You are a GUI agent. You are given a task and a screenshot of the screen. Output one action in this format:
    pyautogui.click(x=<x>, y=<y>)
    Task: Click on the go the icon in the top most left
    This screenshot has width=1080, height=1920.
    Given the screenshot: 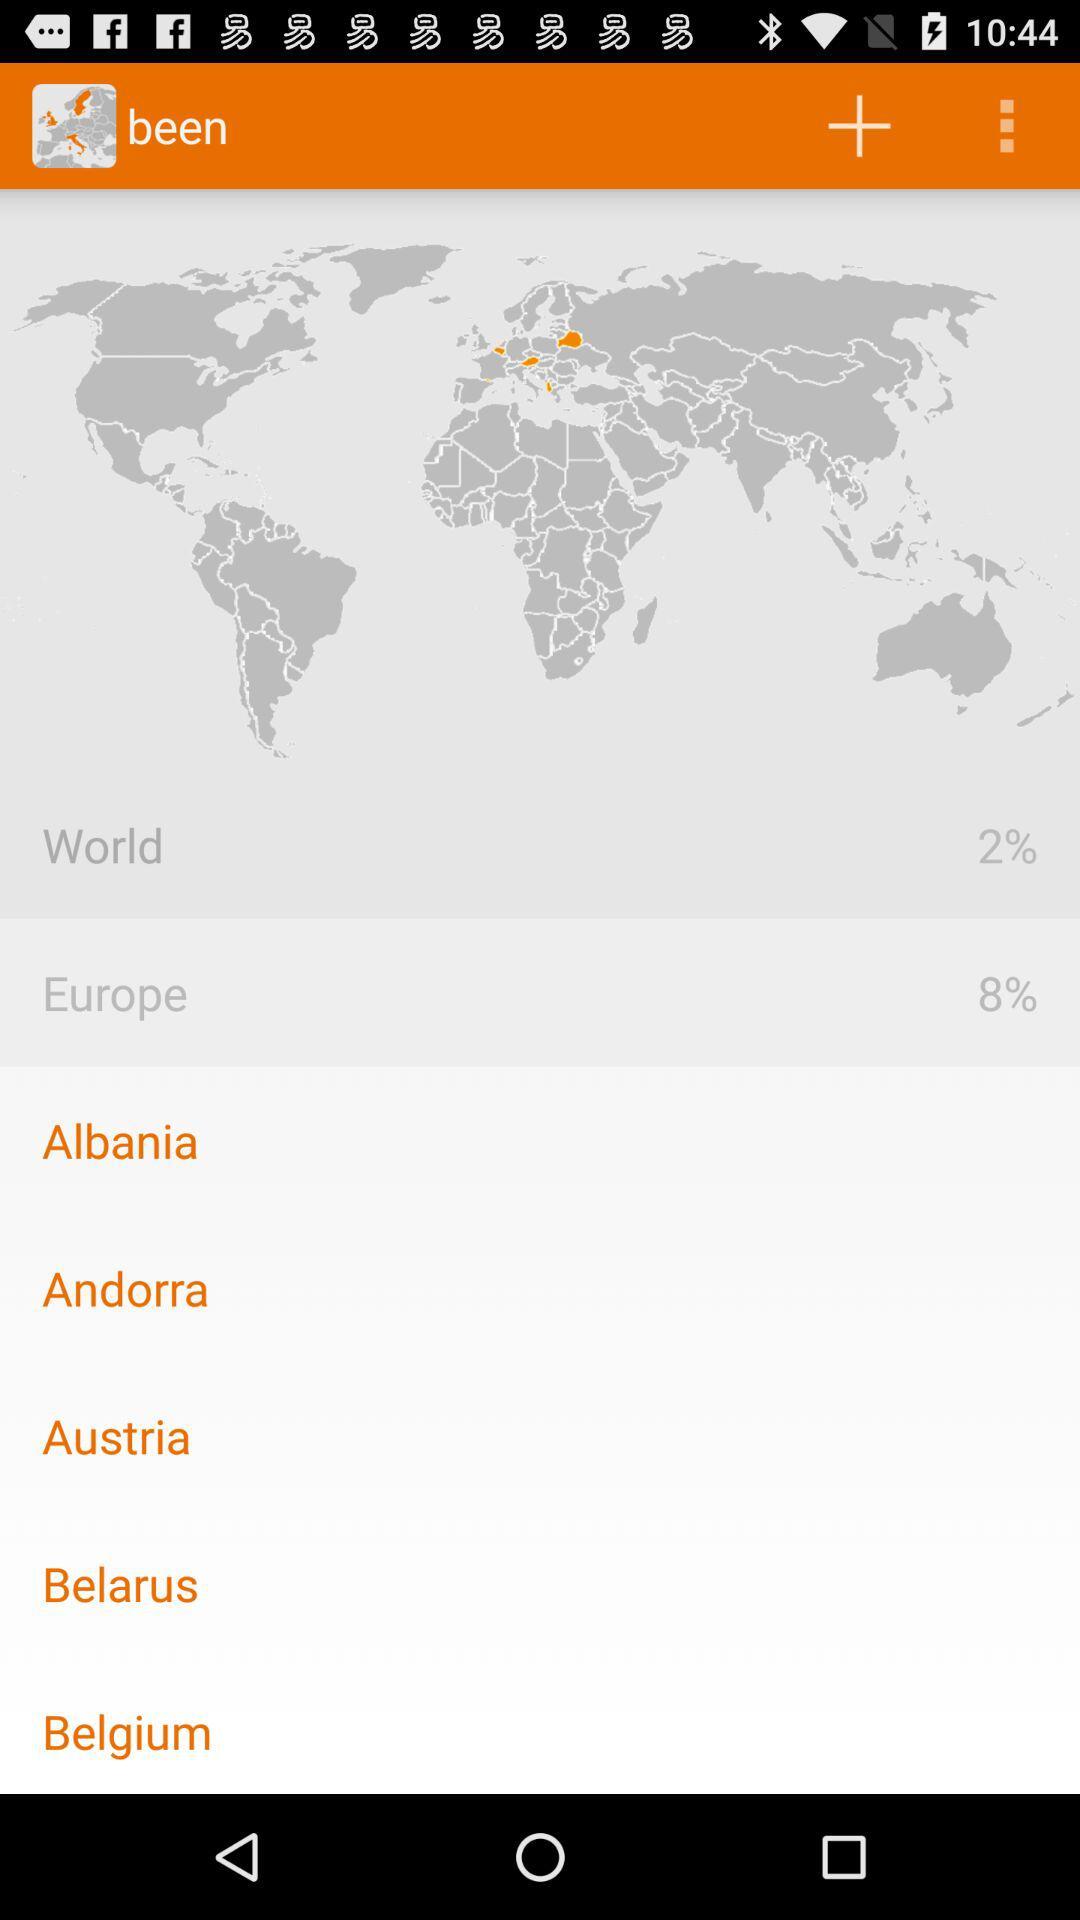 What is the action you would take?
    pyautogui.click(x=72, y=124)
    